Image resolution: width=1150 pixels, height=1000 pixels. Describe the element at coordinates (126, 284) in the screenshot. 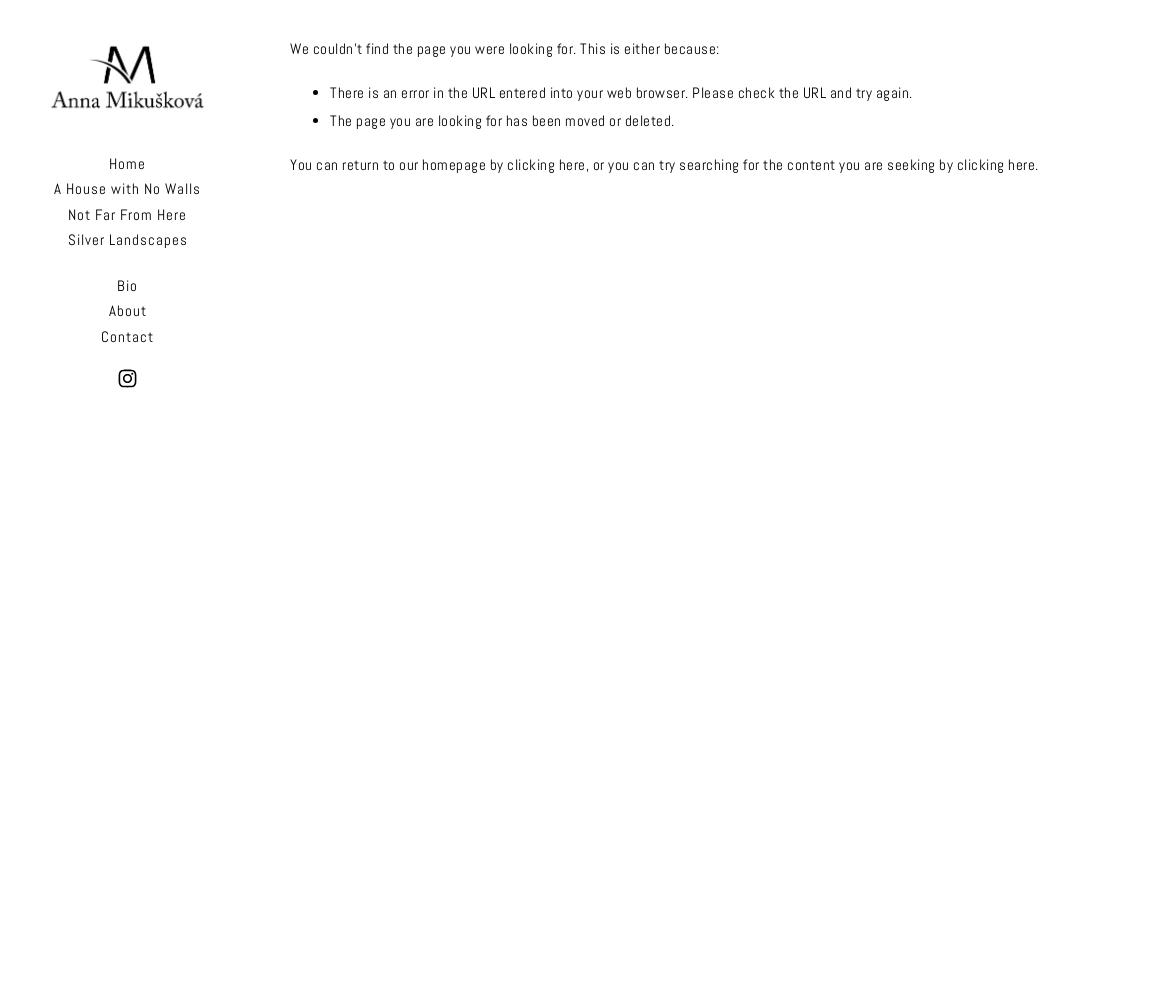

I see `'Bio'` at that location.